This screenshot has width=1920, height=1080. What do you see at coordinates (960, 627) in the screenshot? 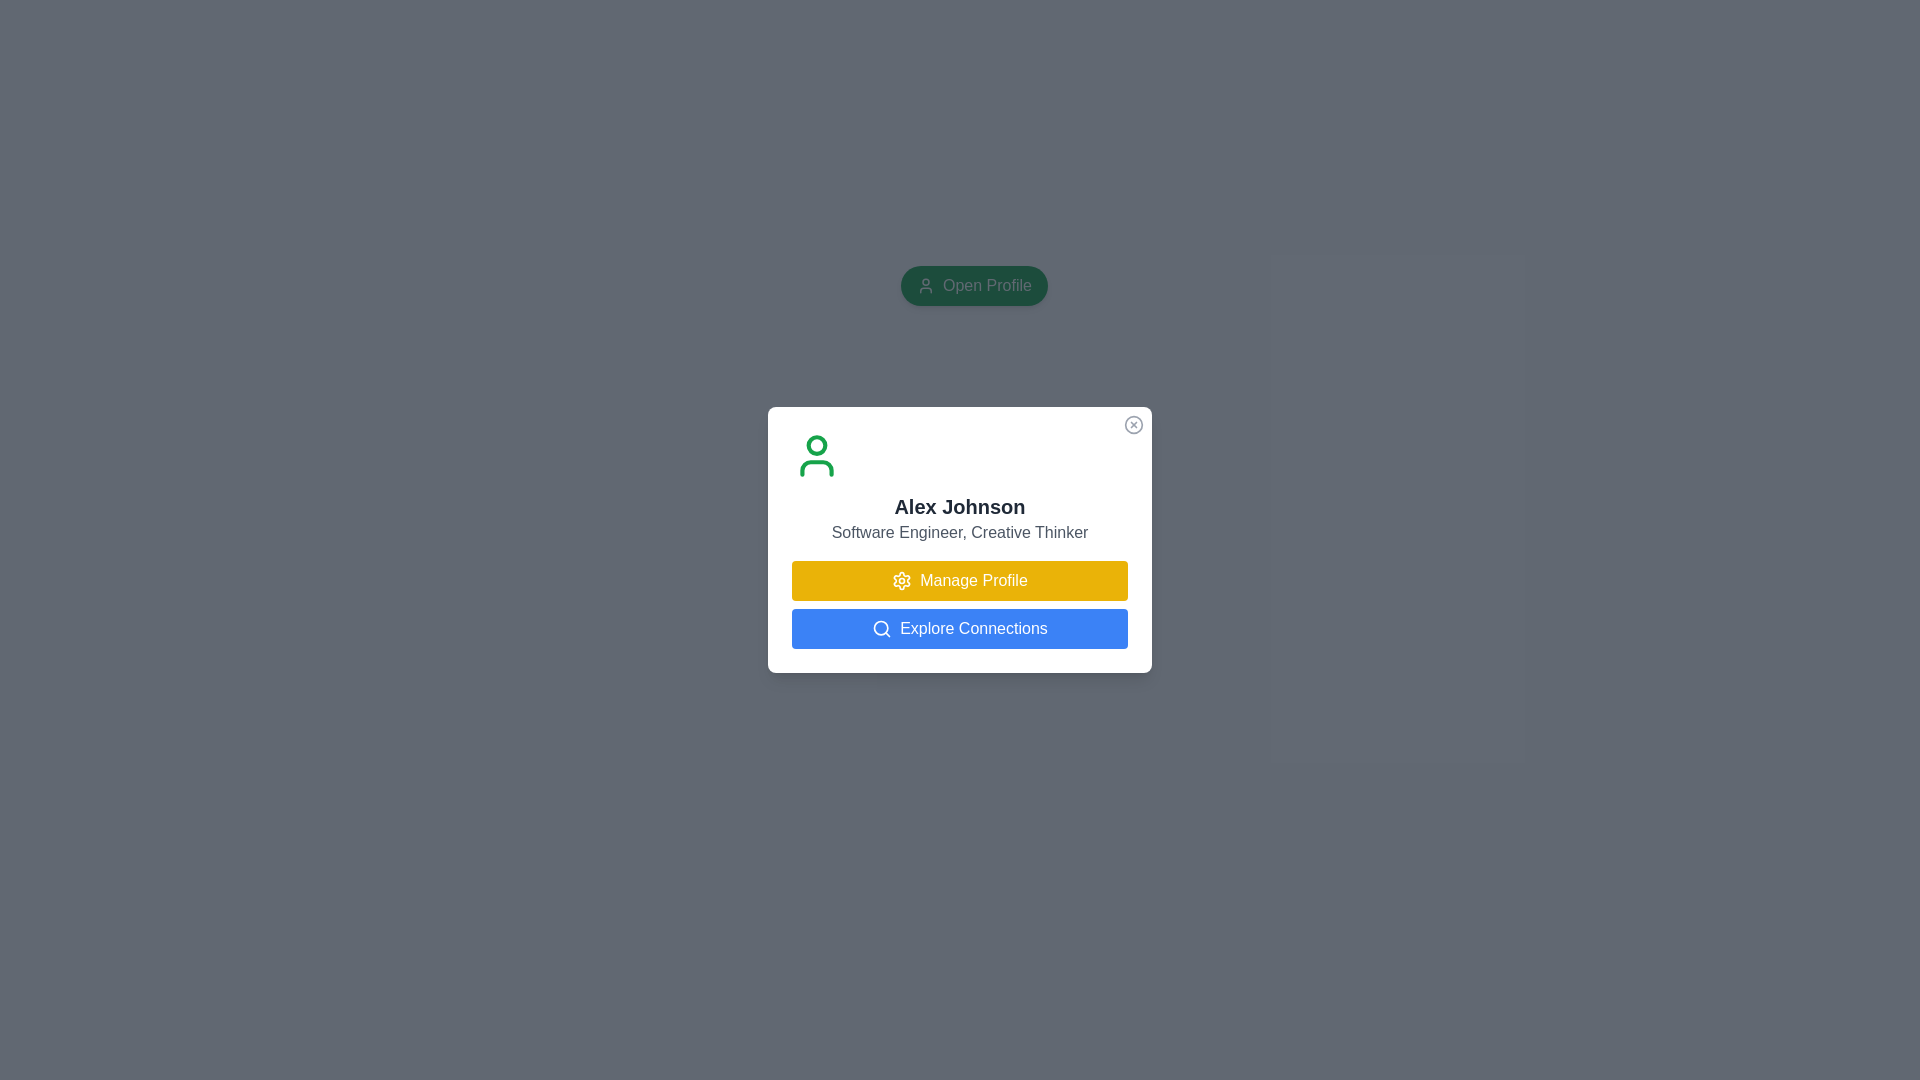
I see `the rectangular button with rounded corners that has a blue background and white text reading 'Explore Connections'` at bounding box center [960, 627].